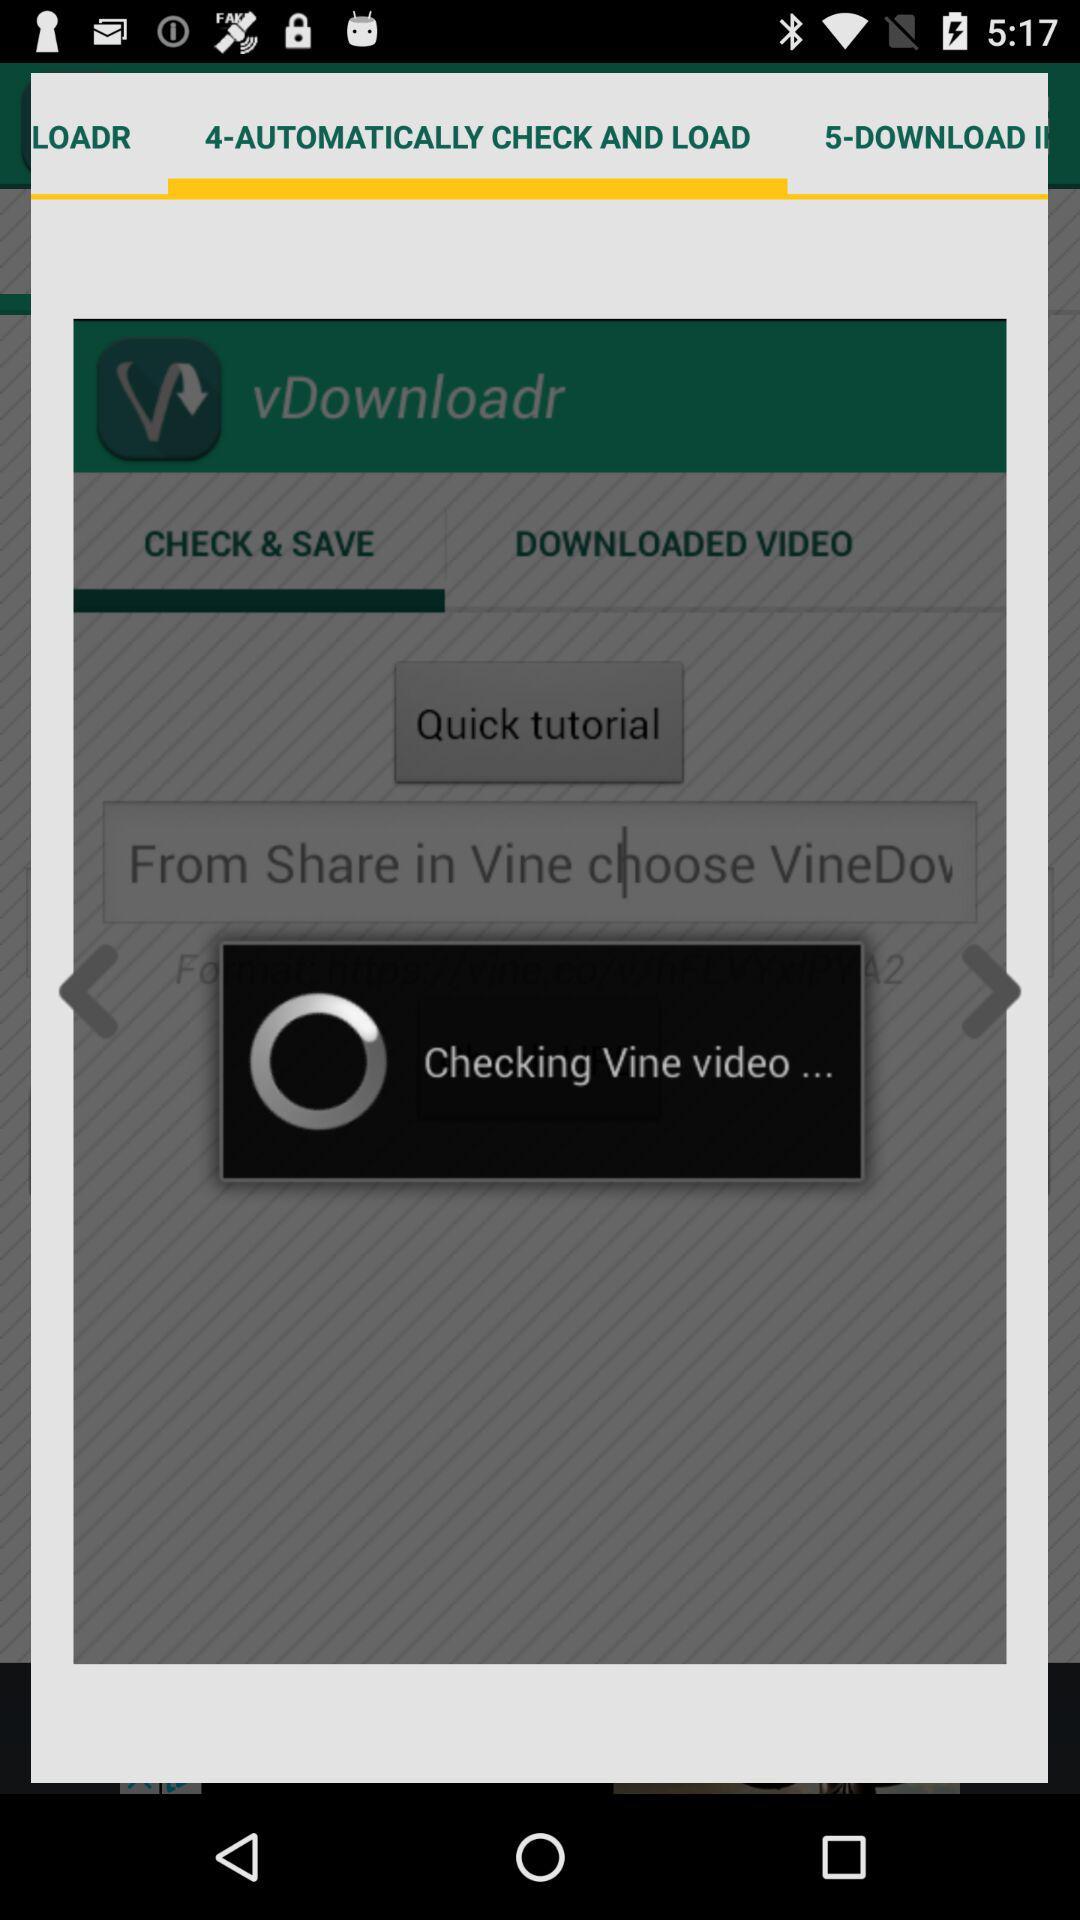 Image resolution: width=1080 pixels, height=1920 pixels. What do you see at coordinates (94, 991) in the screenshot?
I see `see previous page` at bounding box center [94, 991].